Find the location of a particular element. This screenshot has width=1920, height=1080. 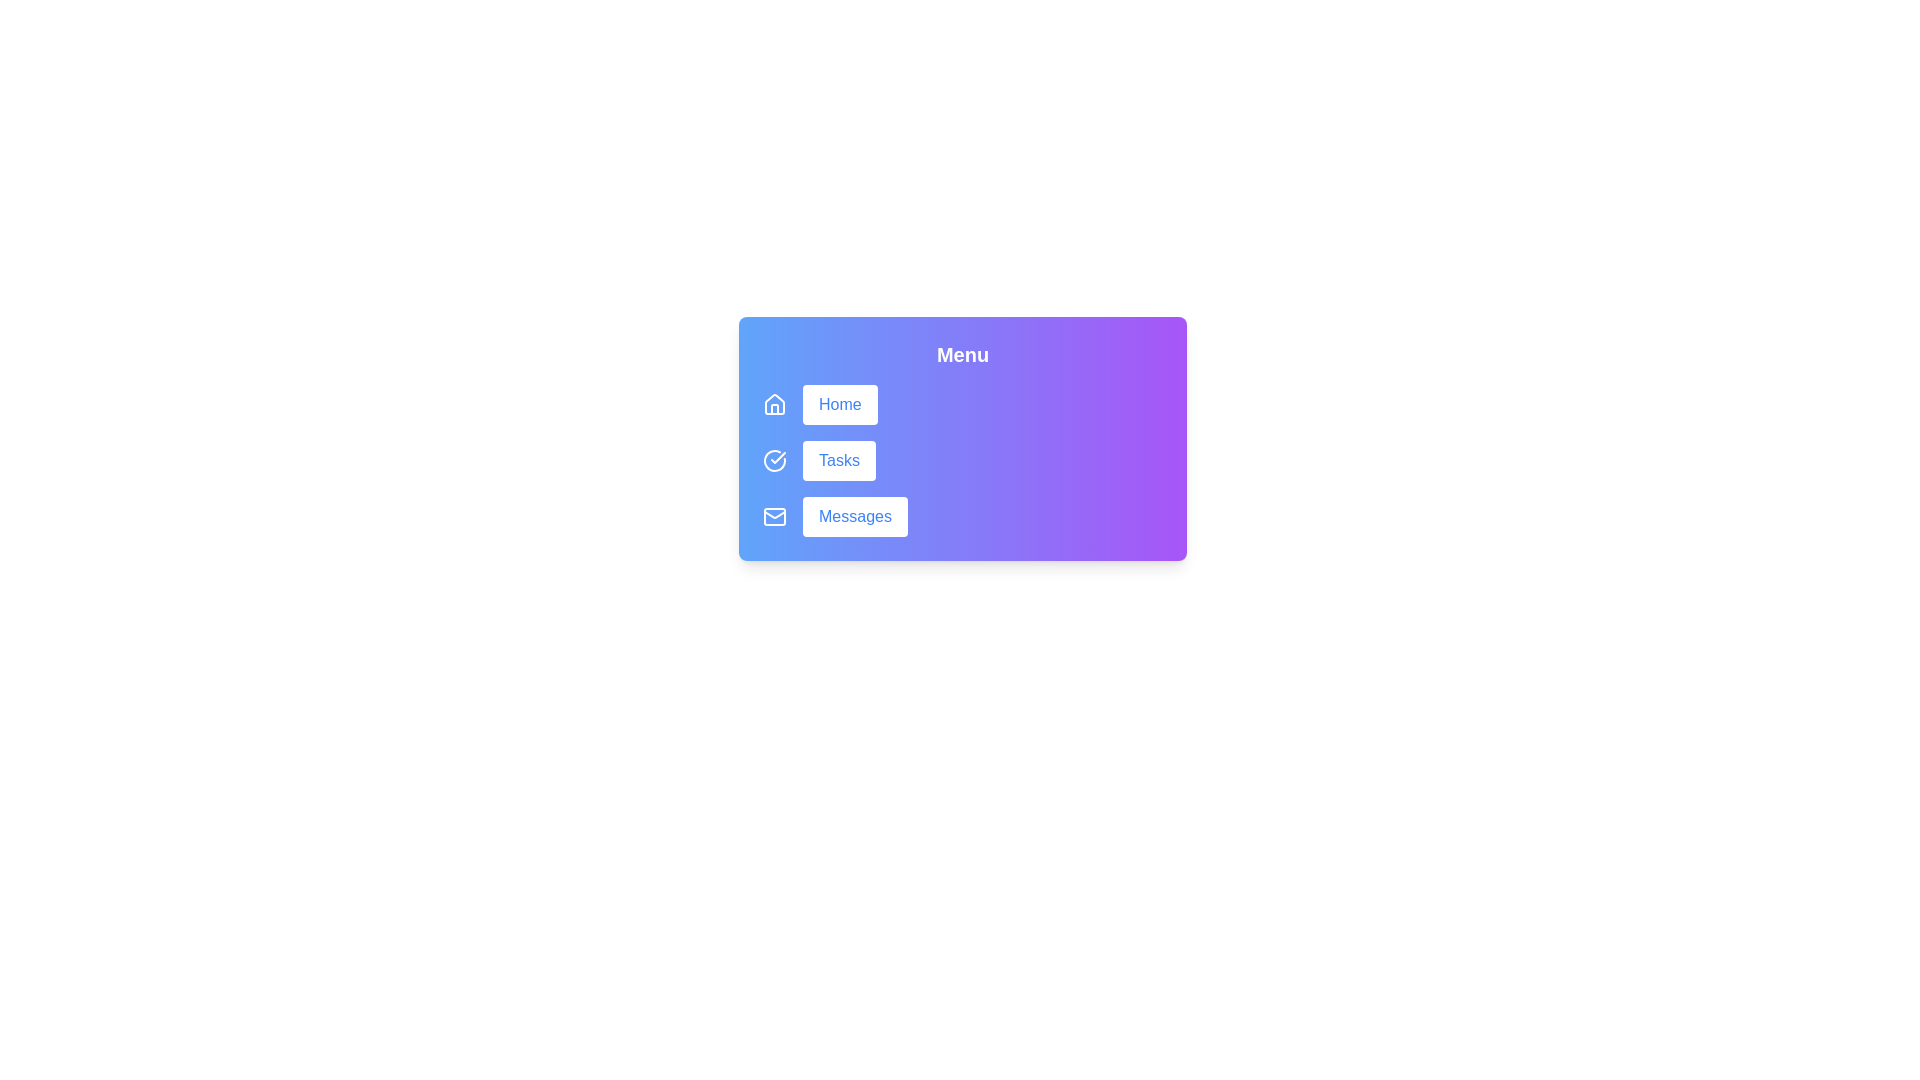

the button labeled Messages to observe the hover effect is located at coordinates (855, 515).